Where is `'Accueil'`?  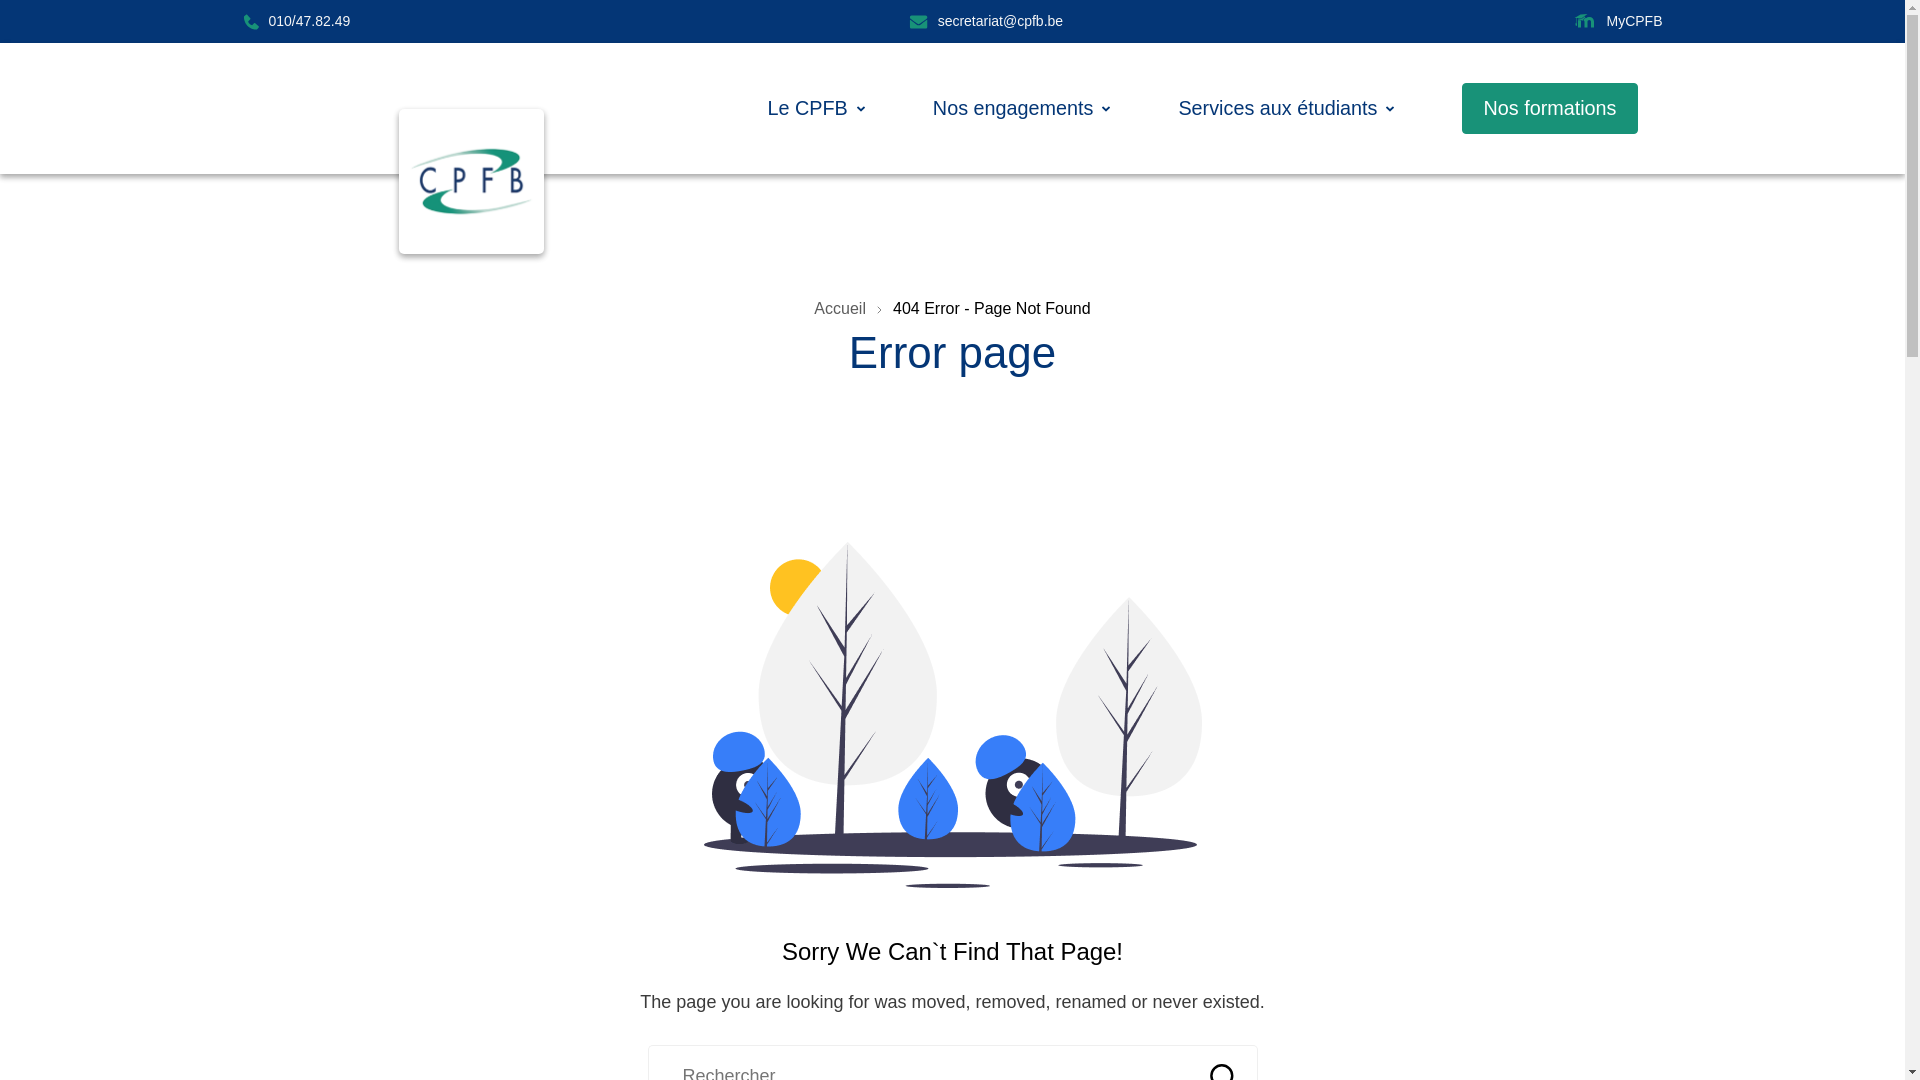 'Accueil' is located at coordinates (840, 308).